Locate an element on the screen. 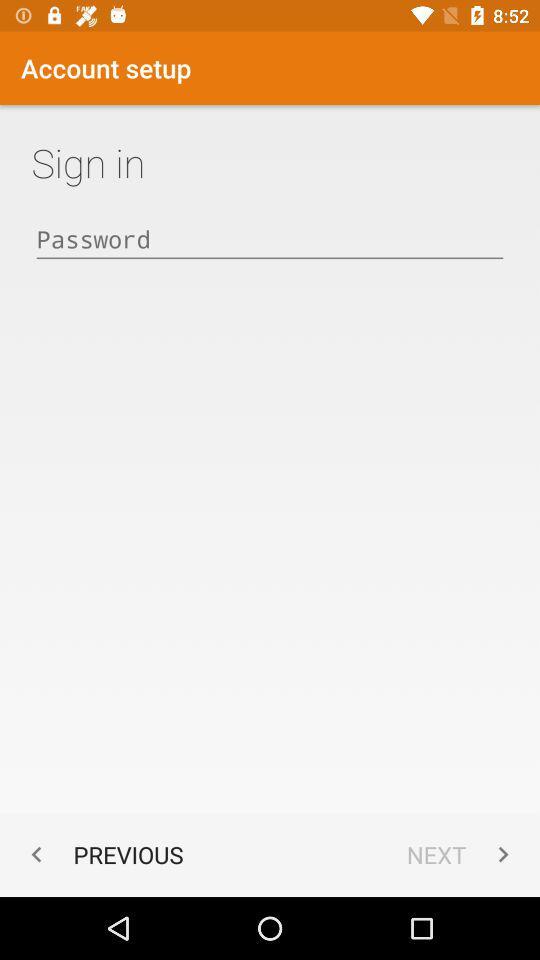 The image size is (540, 960). icon to the left of the next item is located at coordinates (102, 853).